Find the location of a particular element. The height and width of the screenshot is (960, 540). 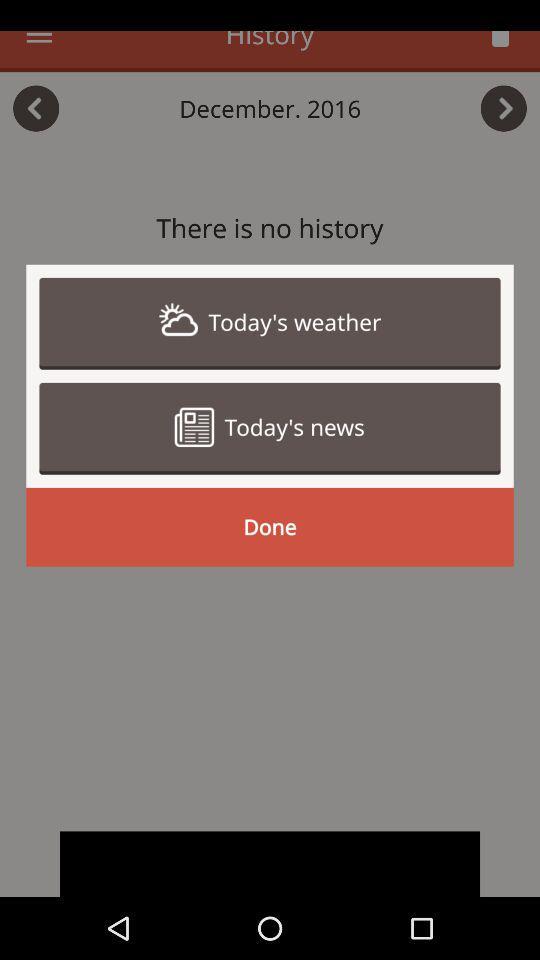

bottom scroll next is located at coordinates (270, 863).